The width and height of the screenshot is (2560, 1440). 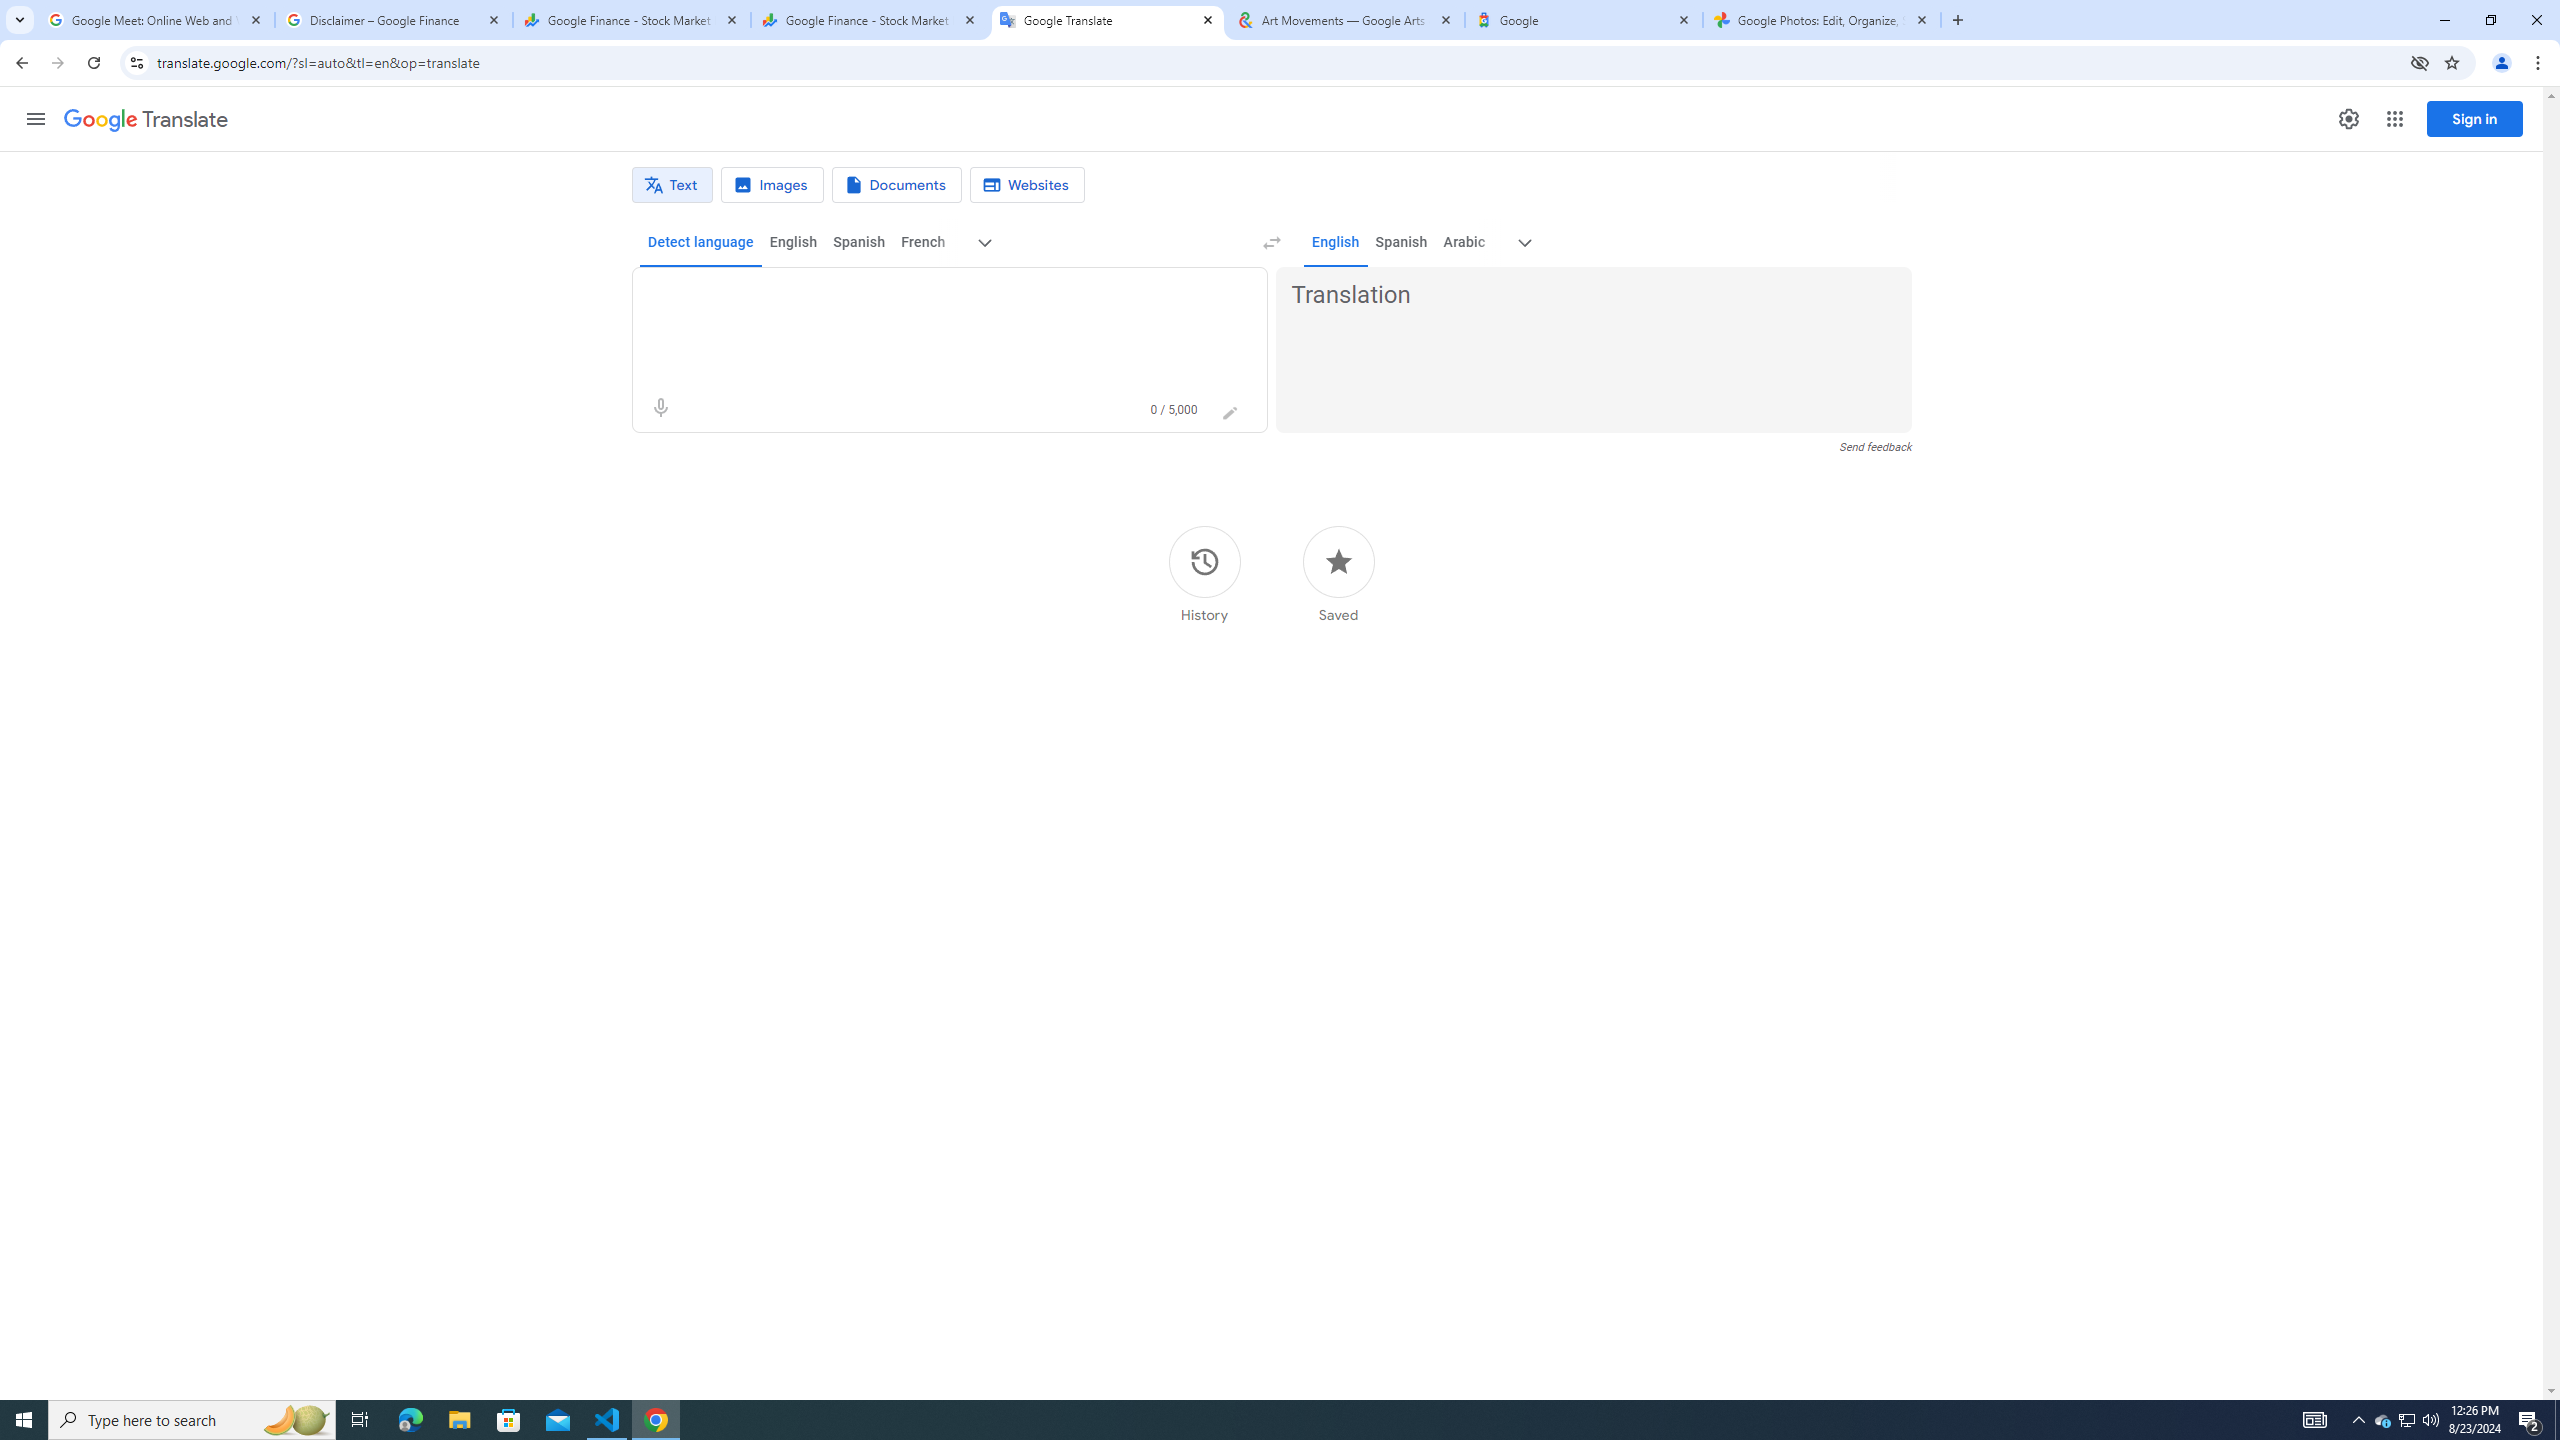 What do you see at coordinates (34, 118) in the screenshot?
I see `'Main menu'` at bounding box center [34, 118].